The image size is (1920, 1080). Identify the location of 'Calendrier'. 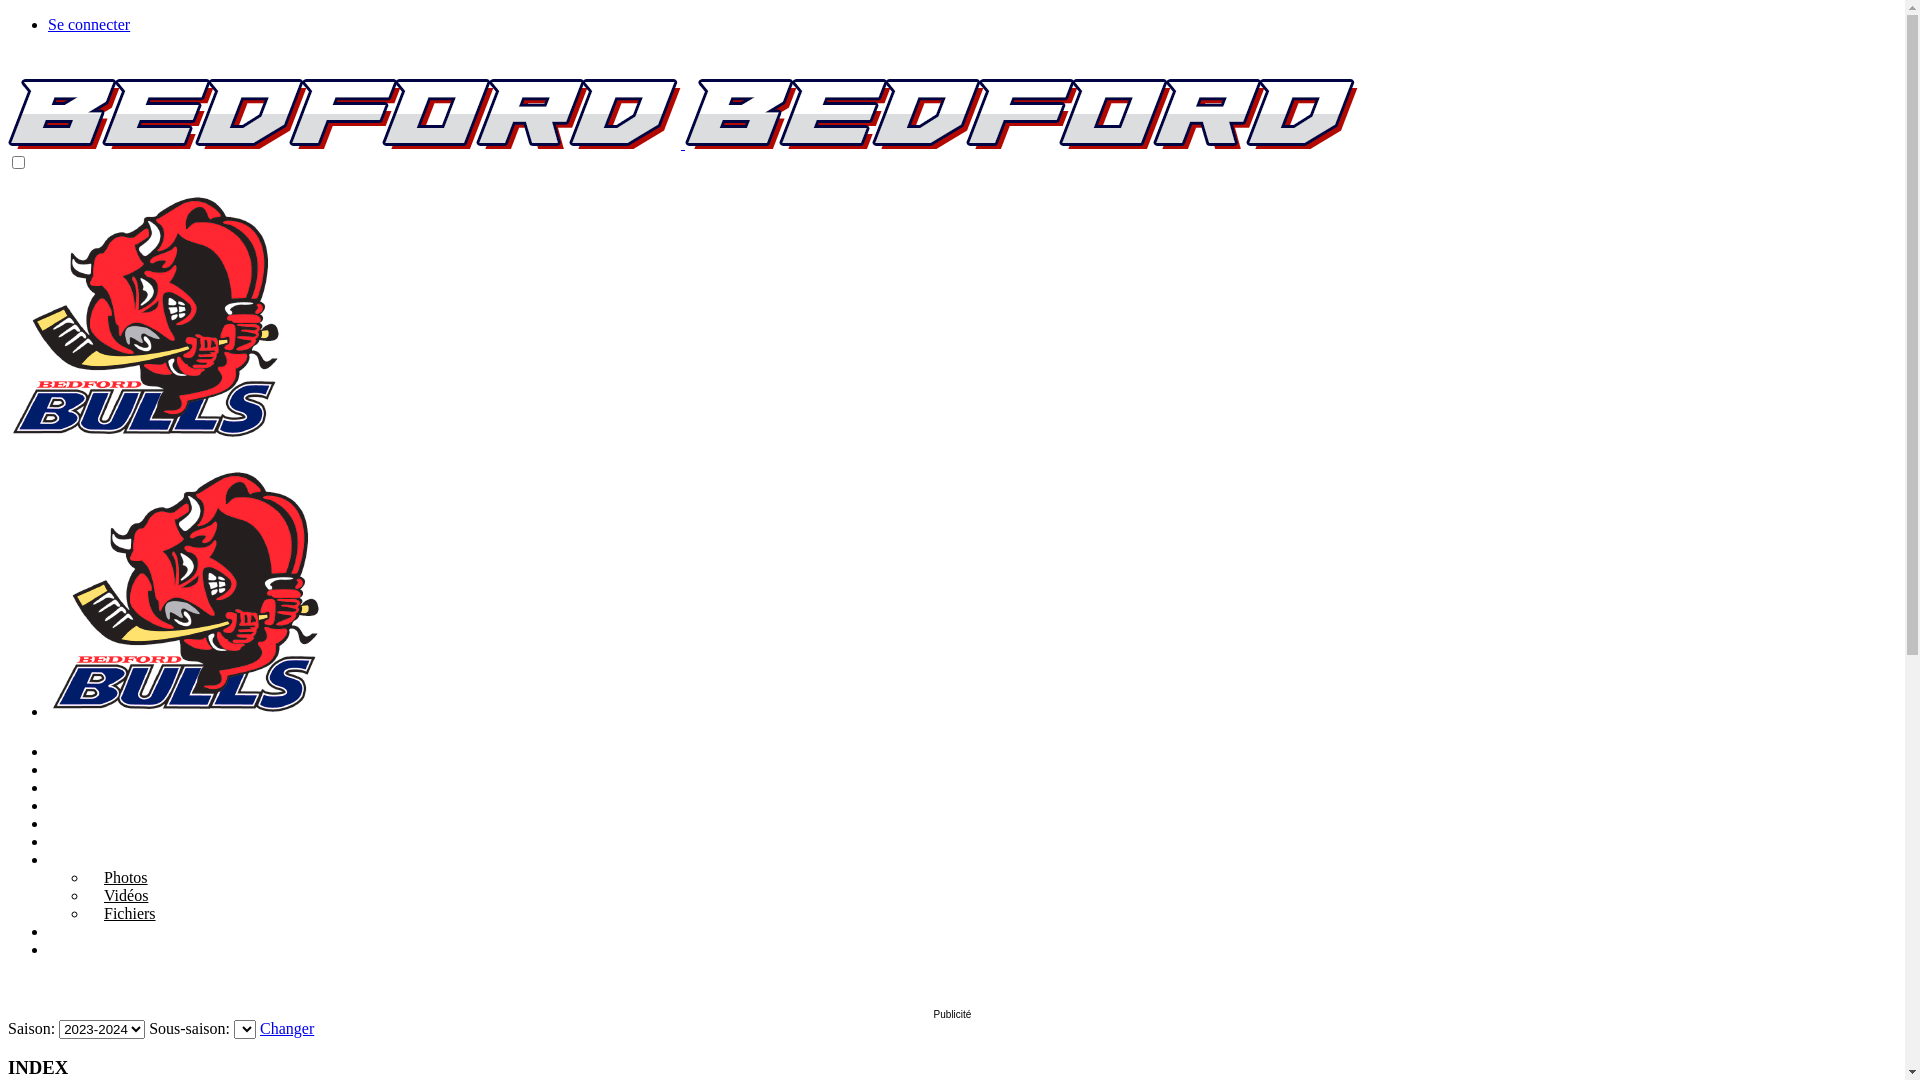
(80, 786).